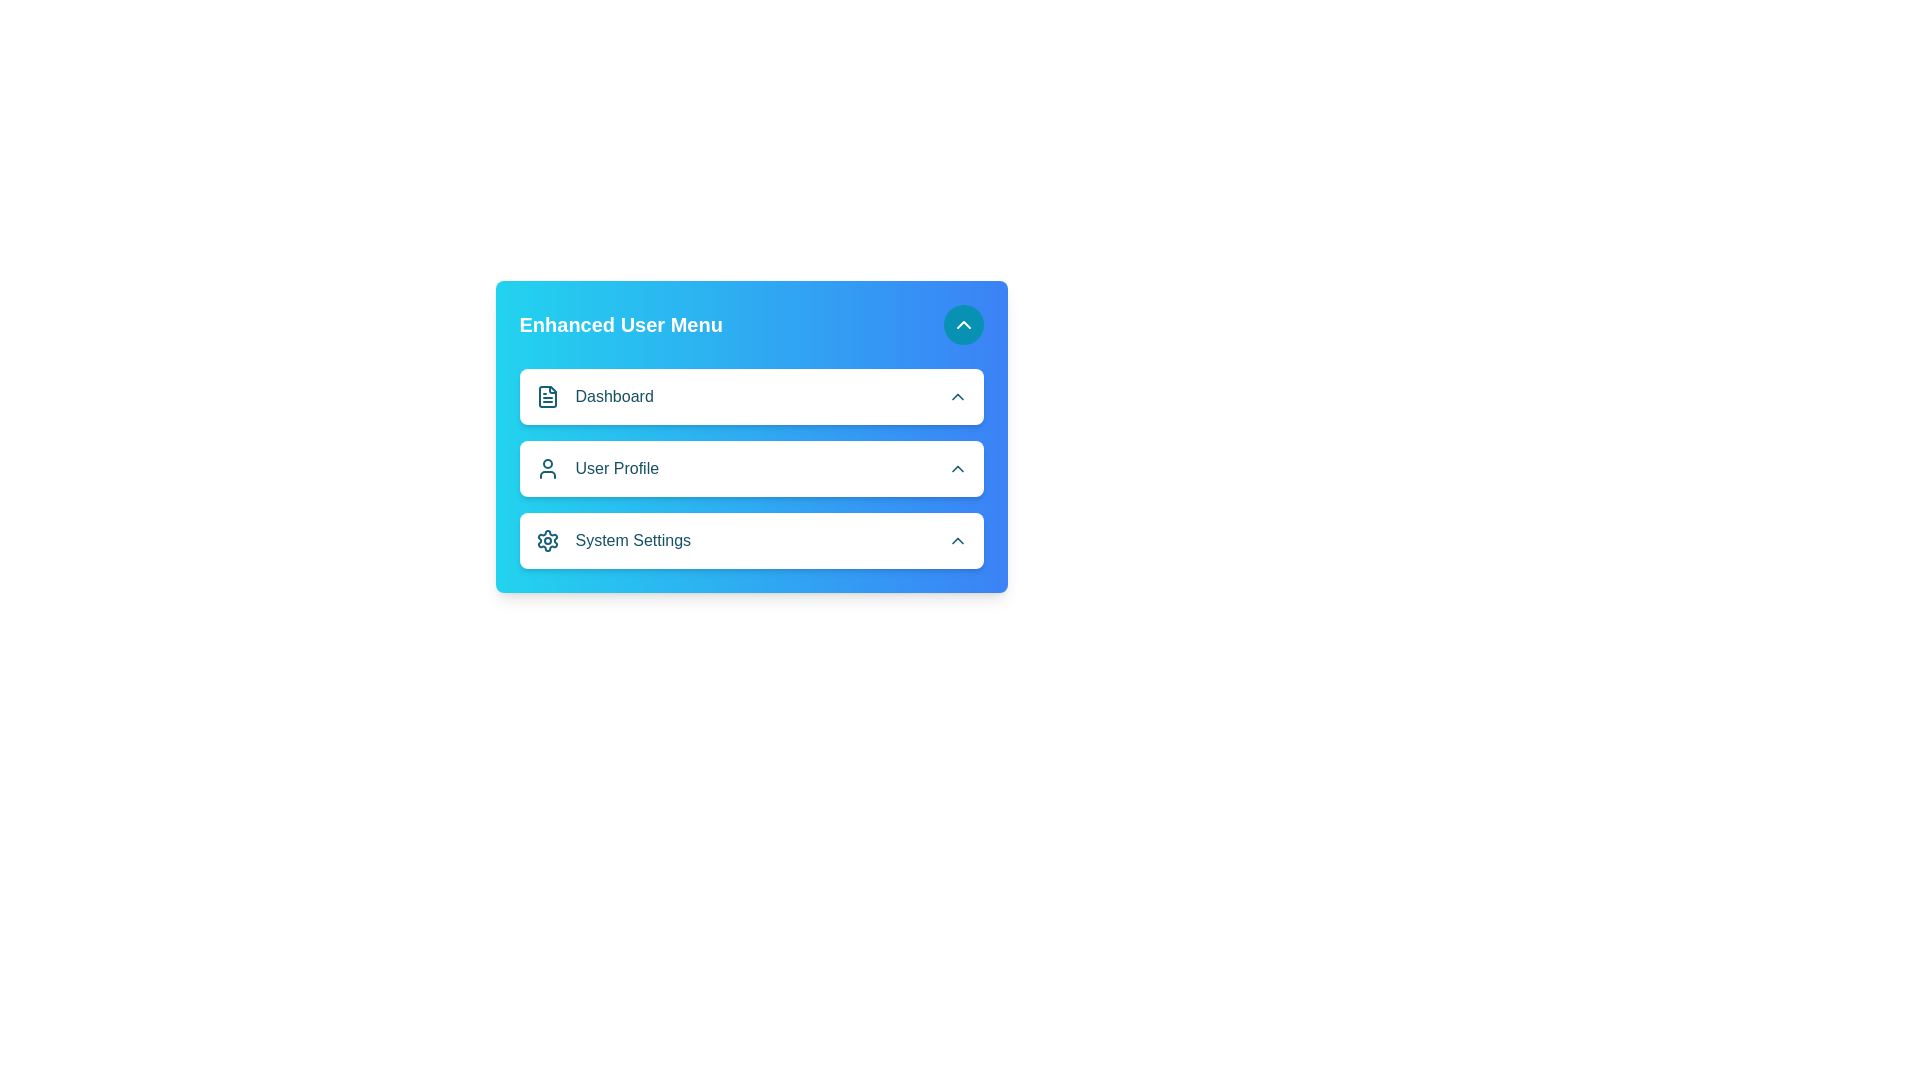 Image resolution: width=1920 pixels, height=1080 pixels. I want to click on the Icon button (chevron up), so click(956, 469).